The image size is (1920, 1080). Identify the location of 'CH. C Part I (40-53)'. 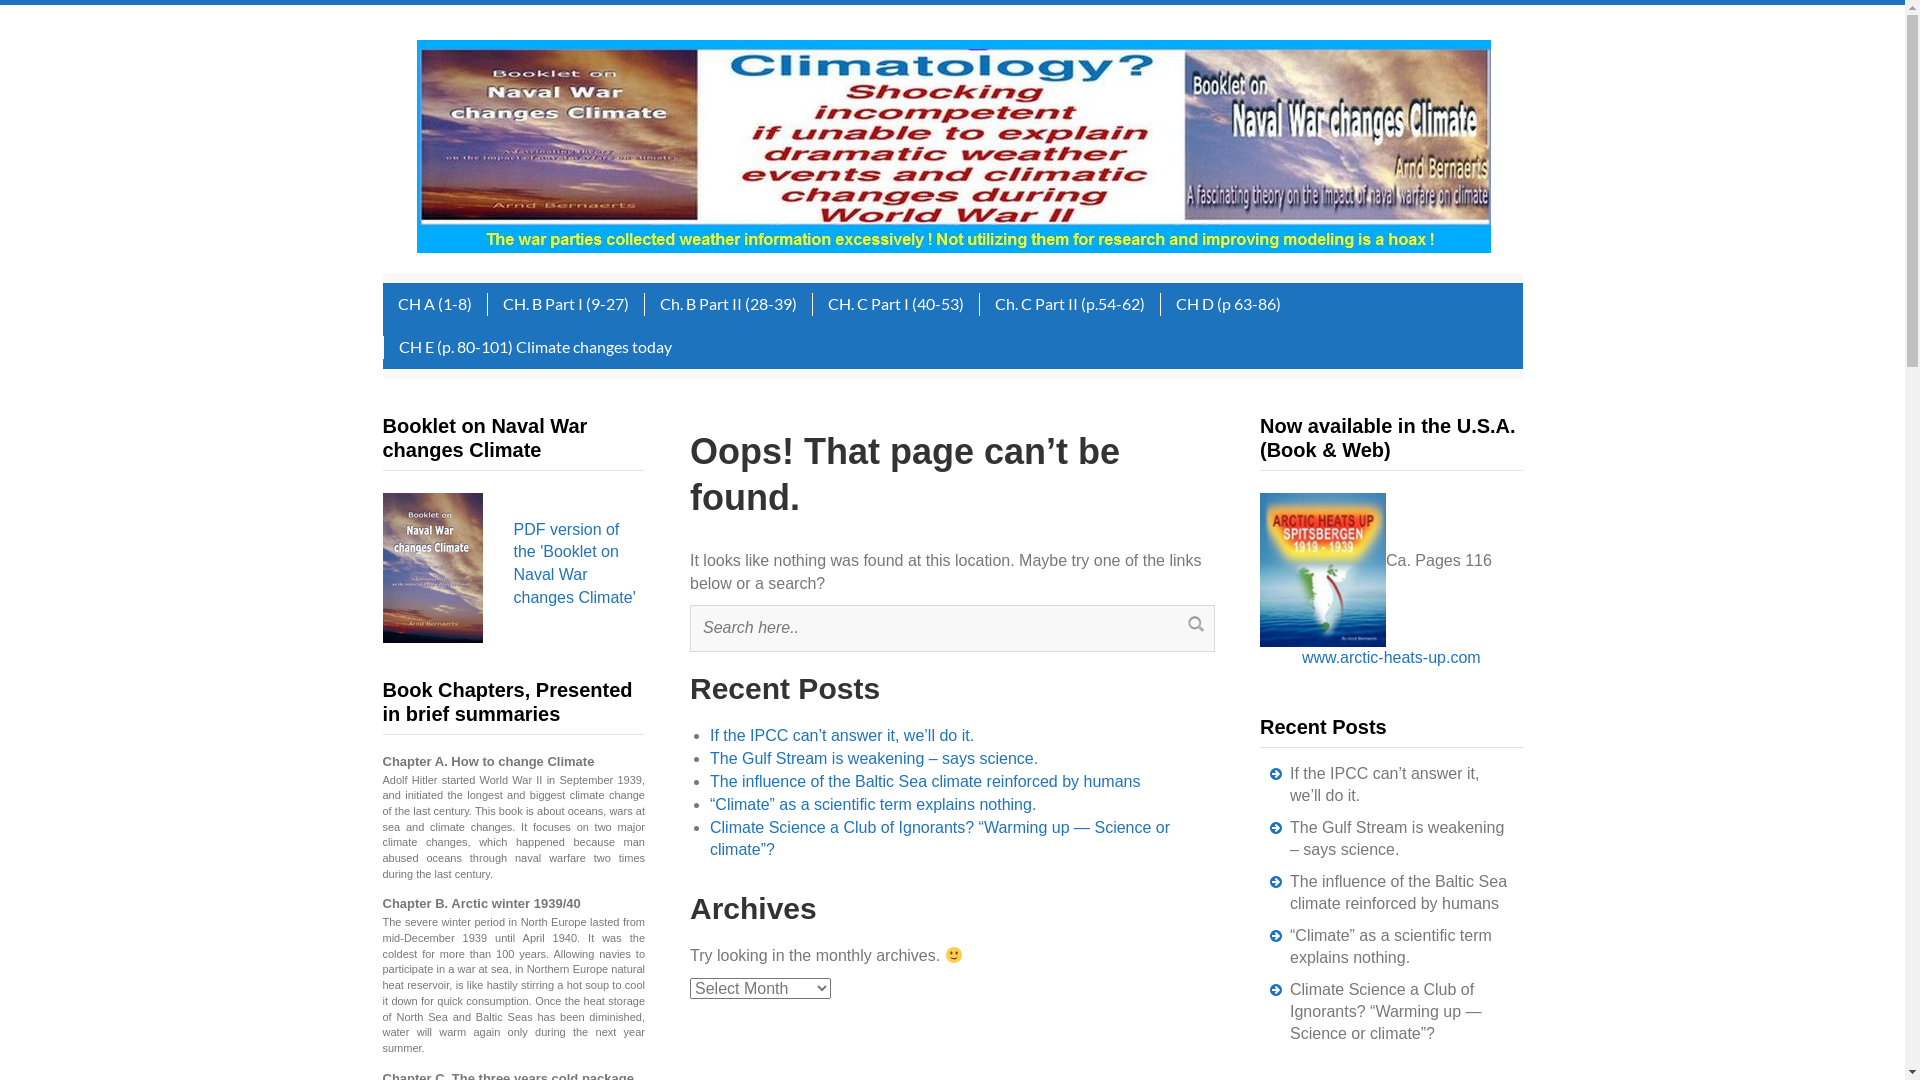
(894, 304).